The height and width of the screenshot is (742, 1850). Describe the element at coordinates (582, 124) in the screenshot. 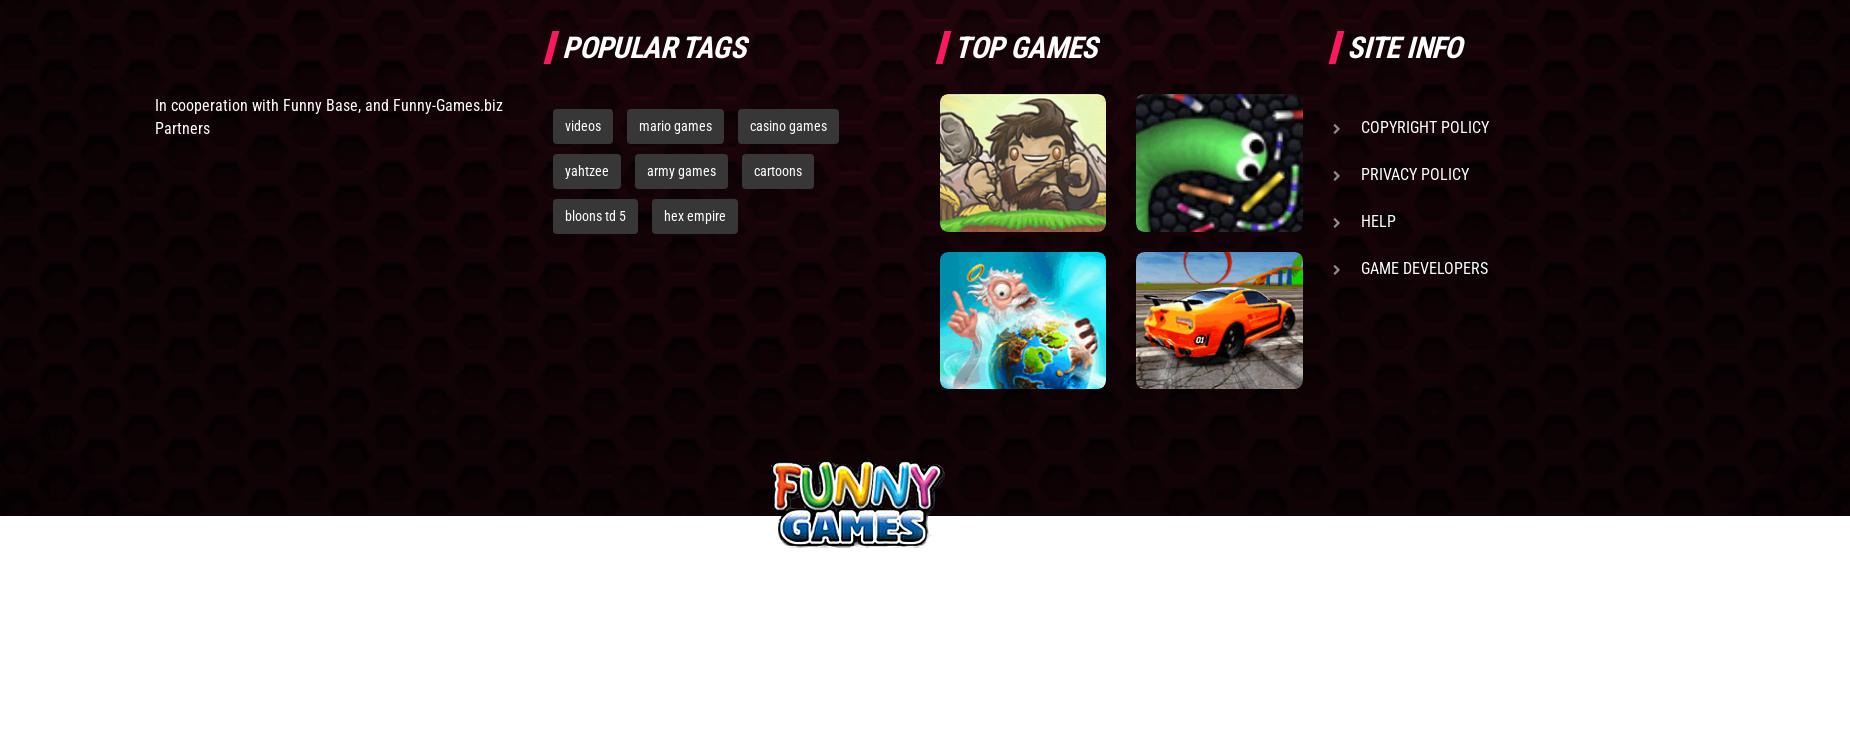

I see `'videos'` at that location.